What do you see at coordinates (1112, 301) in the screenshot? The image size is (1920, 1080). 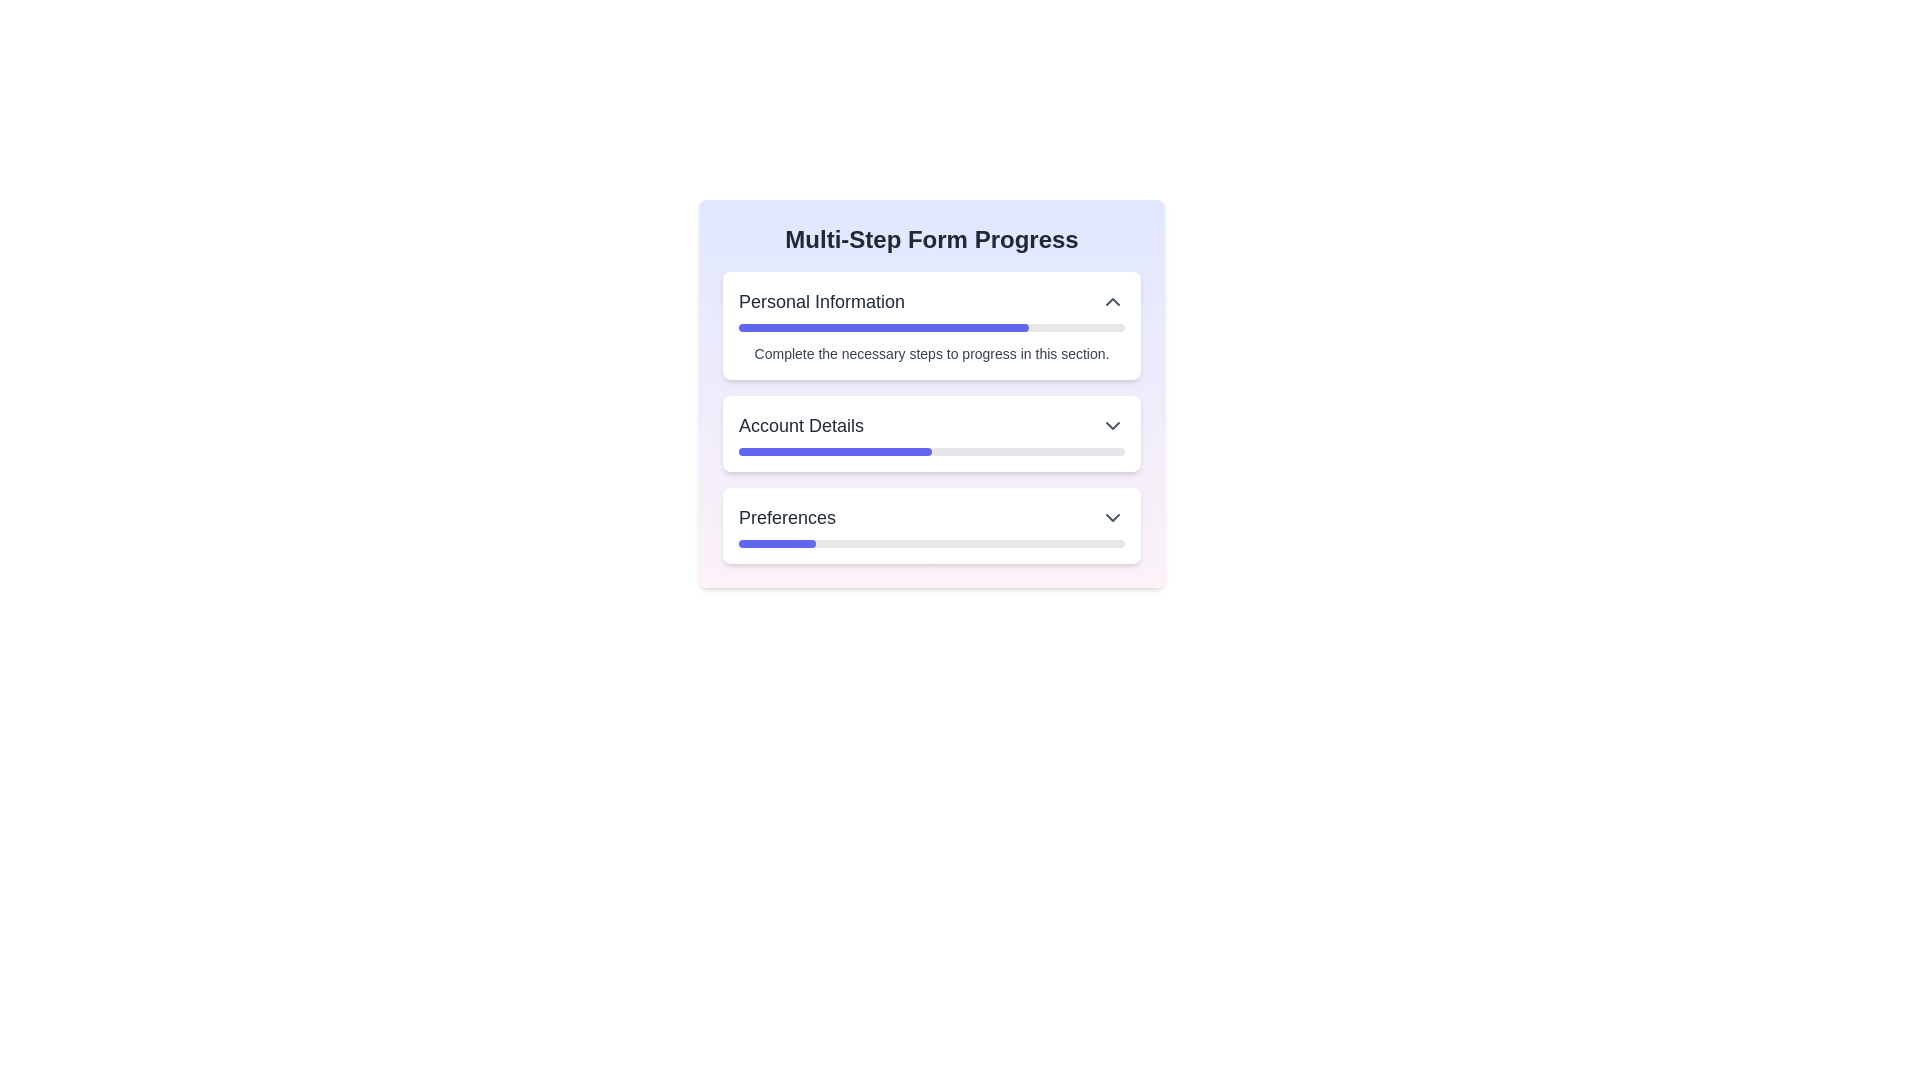 I see `the SVG Icon (Chevron) located at the far right of the 'Personal Information' section header` at bounding box center [1112, 301].